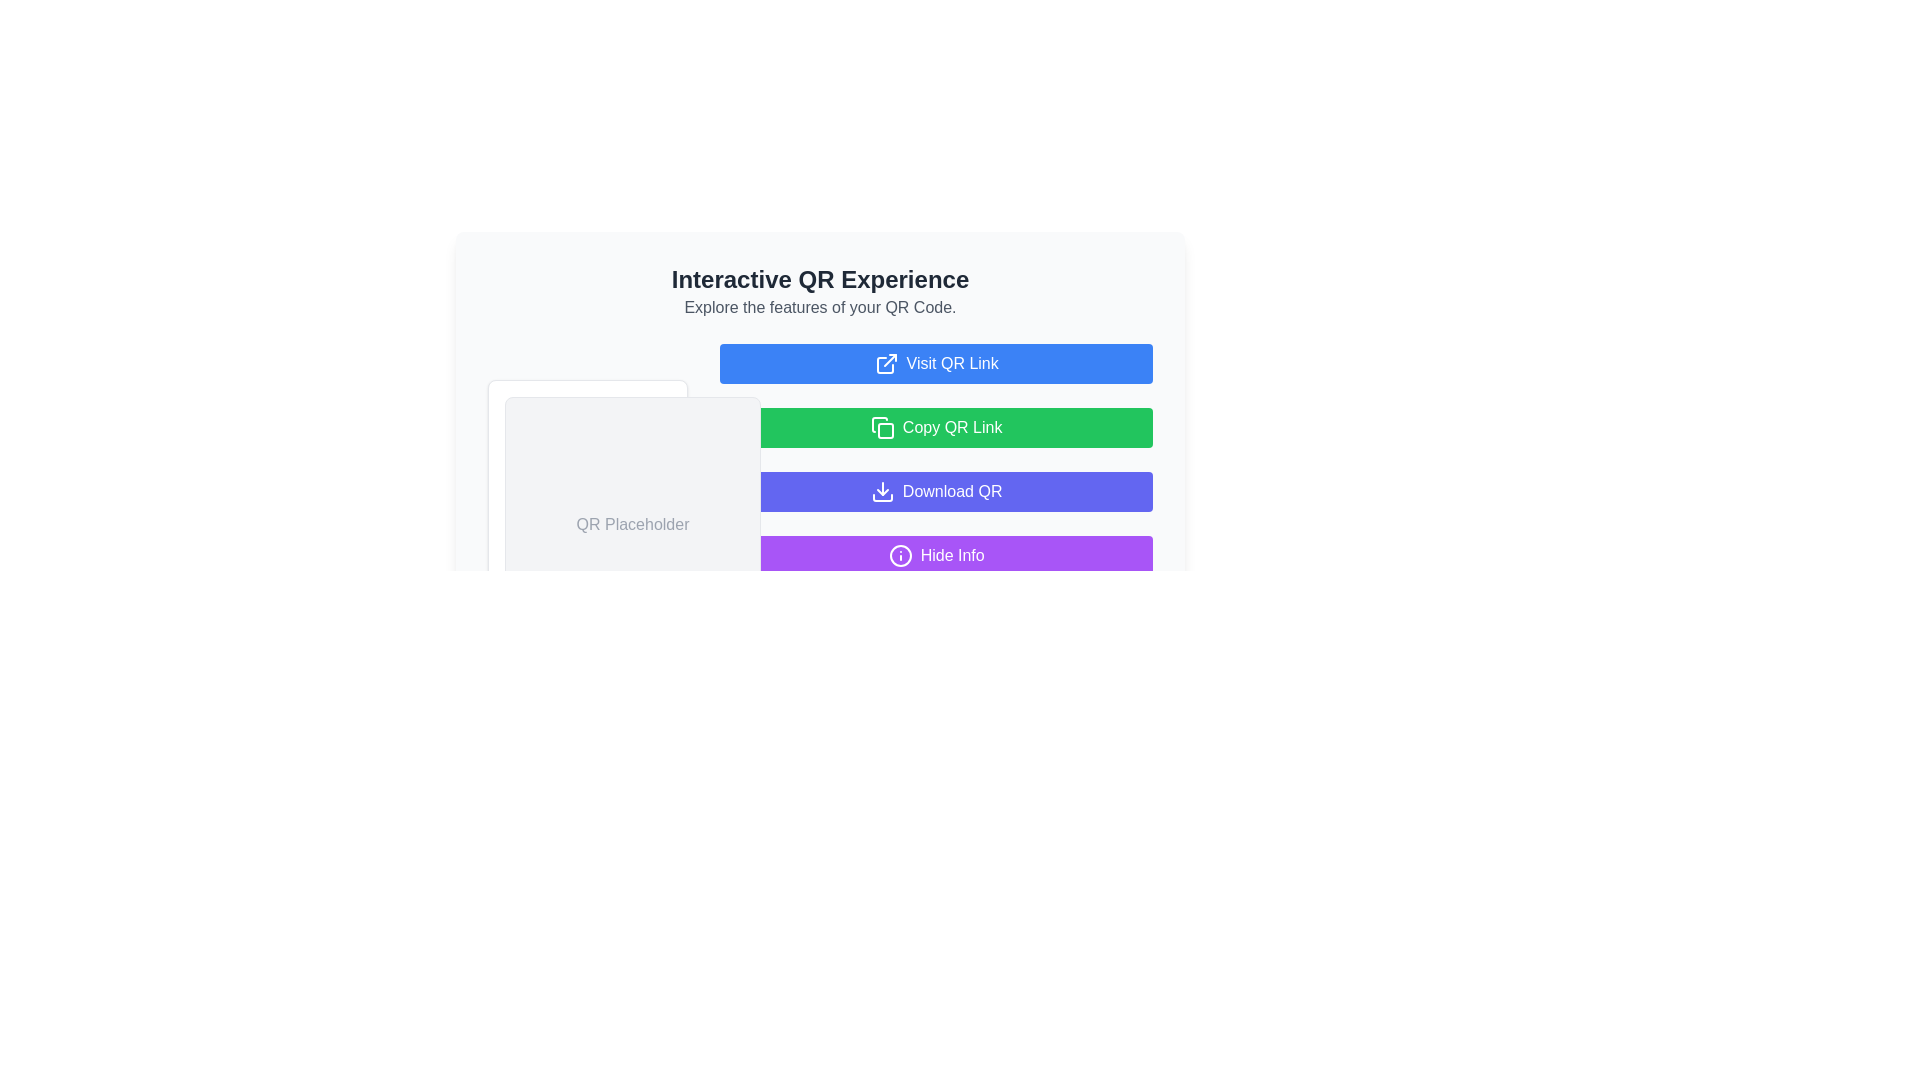  Describe the element at coordinates (935, 492) in the screenshot. I see `the 'Download QR' button` at that location.